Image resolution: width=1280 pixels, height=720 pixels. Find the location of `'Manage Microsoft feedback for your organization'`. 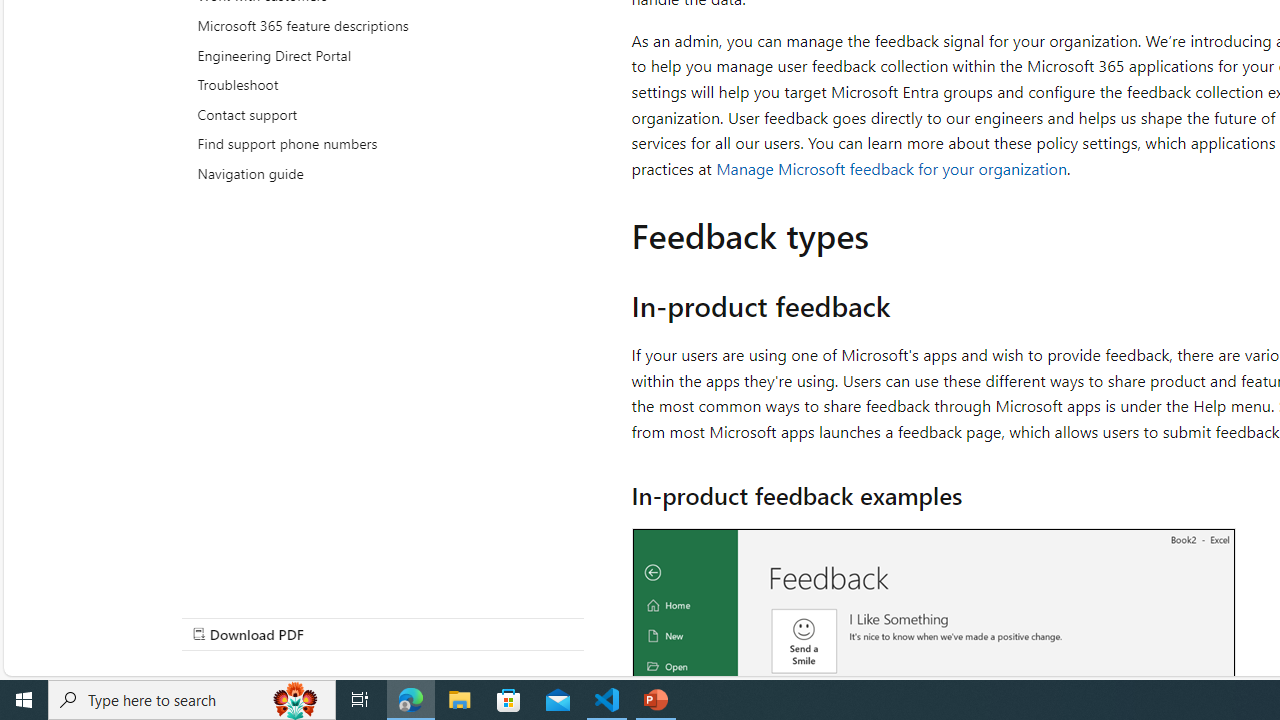

'Manage Microsoft feedback for your organization' is located at coordinates (890, 167).